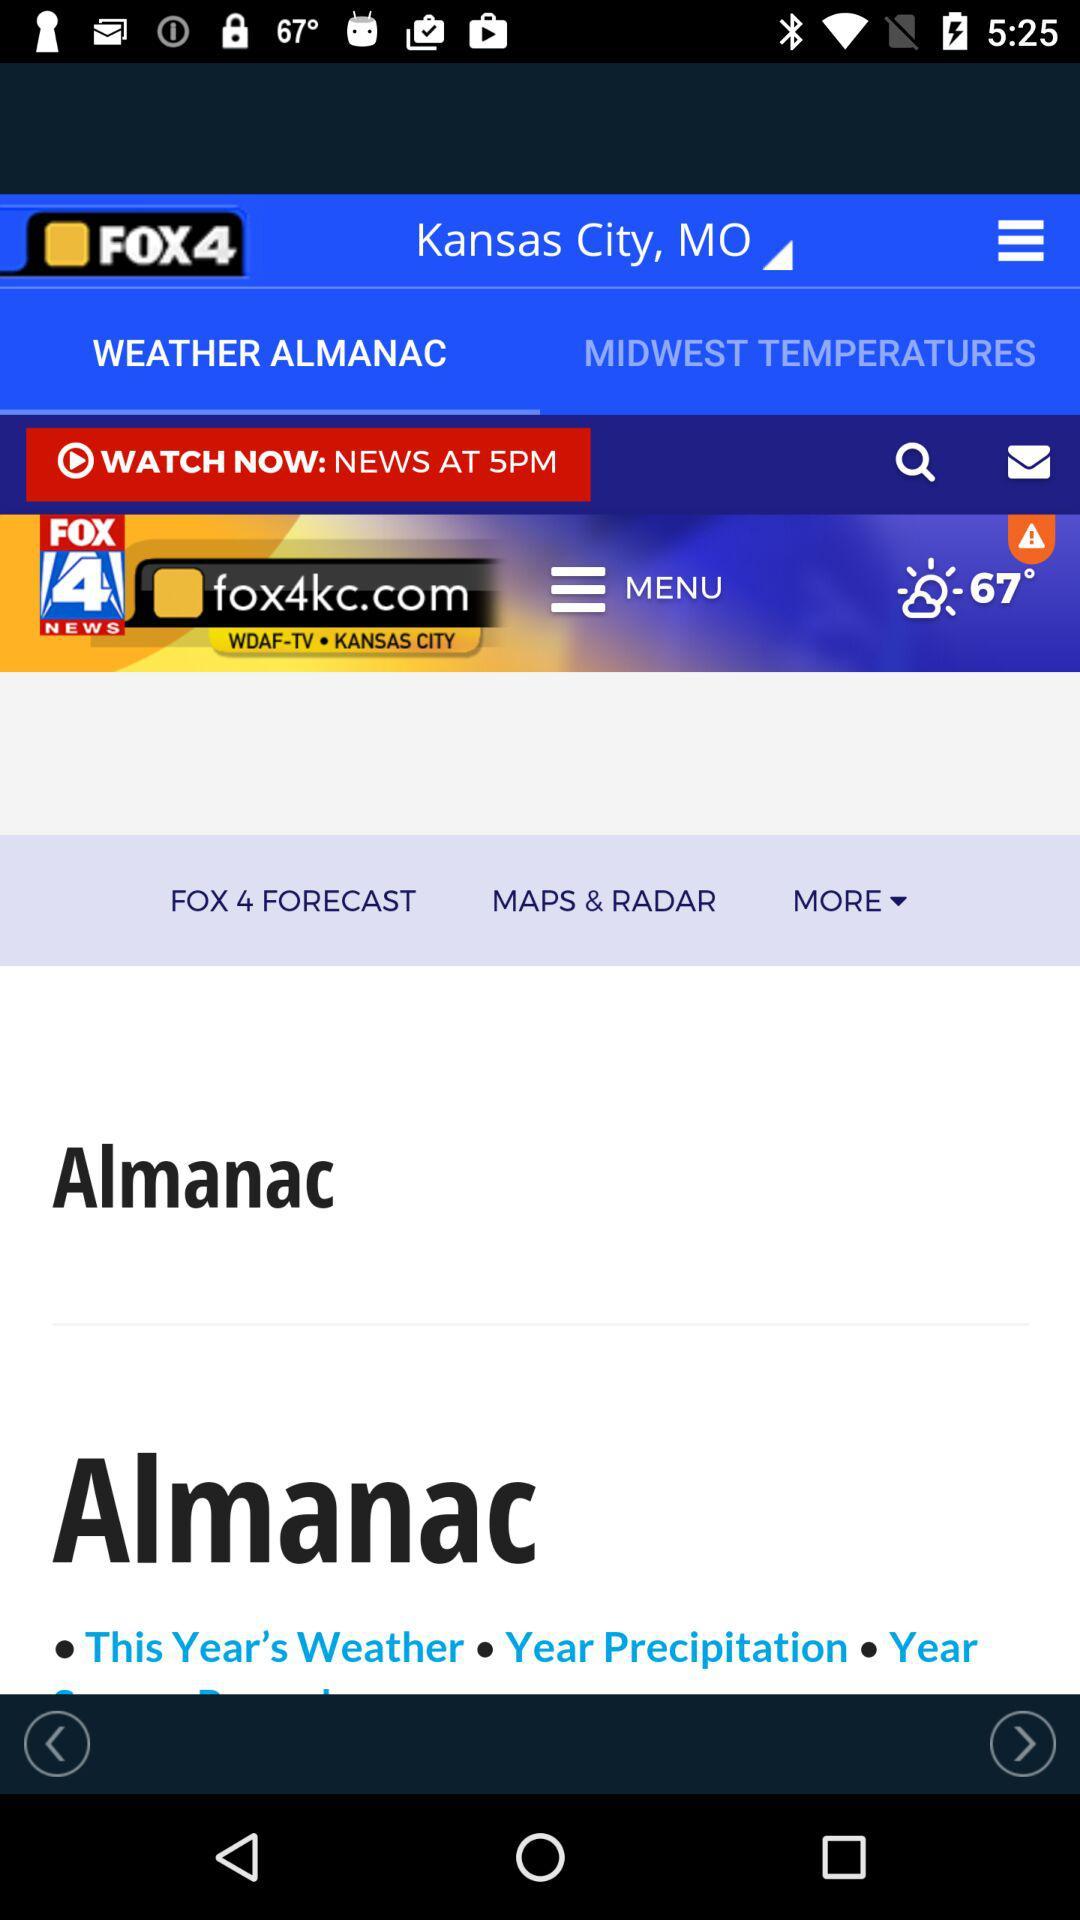  I want to click on move to next screen, so click(1022, 1742).